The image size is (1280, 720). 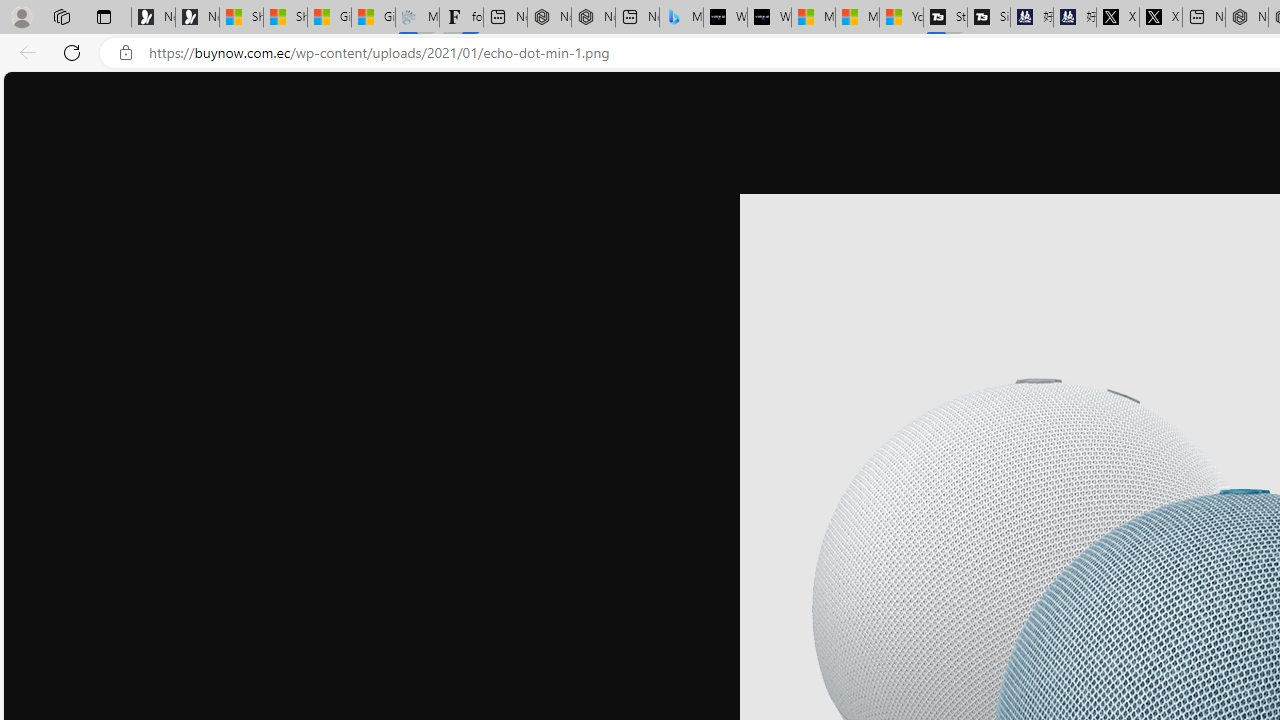 What do you see at coordinates (197, 17) in the screenshot?
I see `'Newsletter Sign Up'` at bounding box center [197, 17].